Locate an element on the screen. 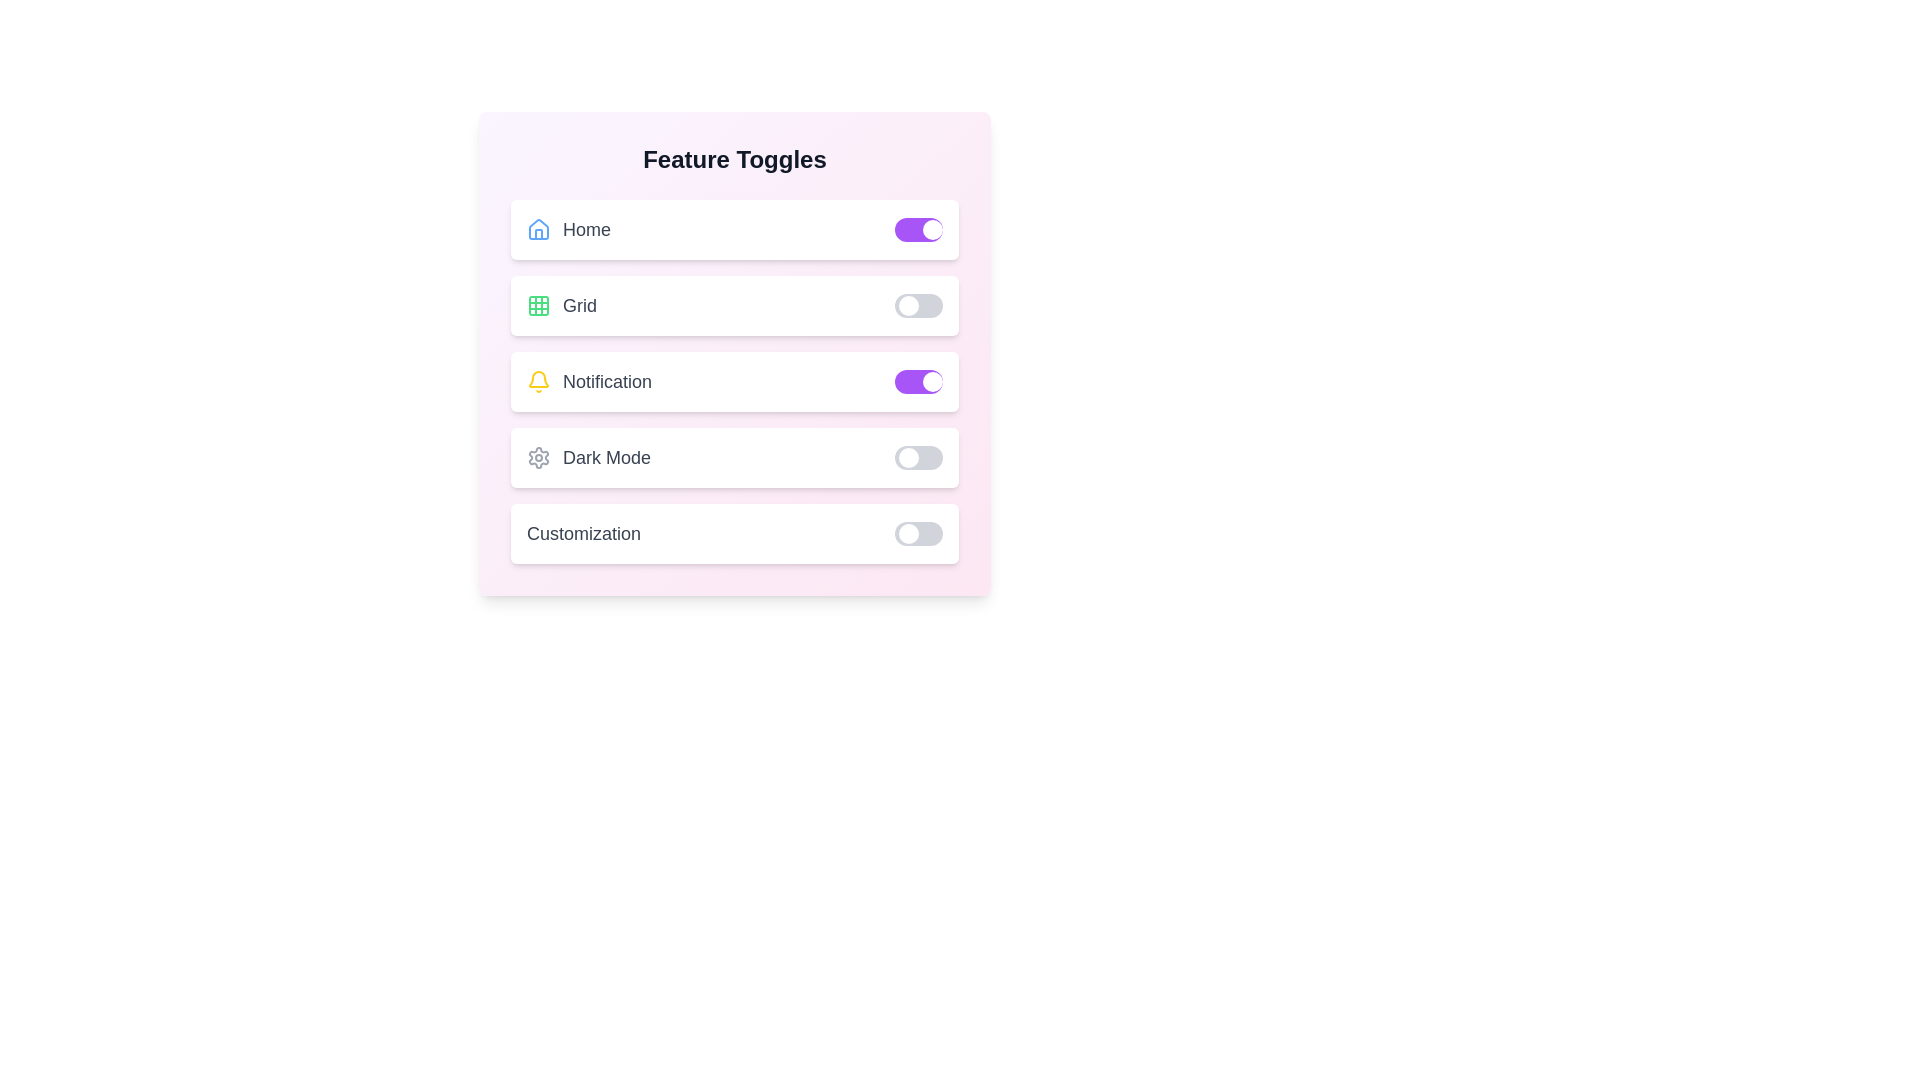 Image resolution: width=1920 pixels, height=1080 pixels. the toggle switch located at the right side of the row labeled 'Customization' is located at coordinates (917, 532).